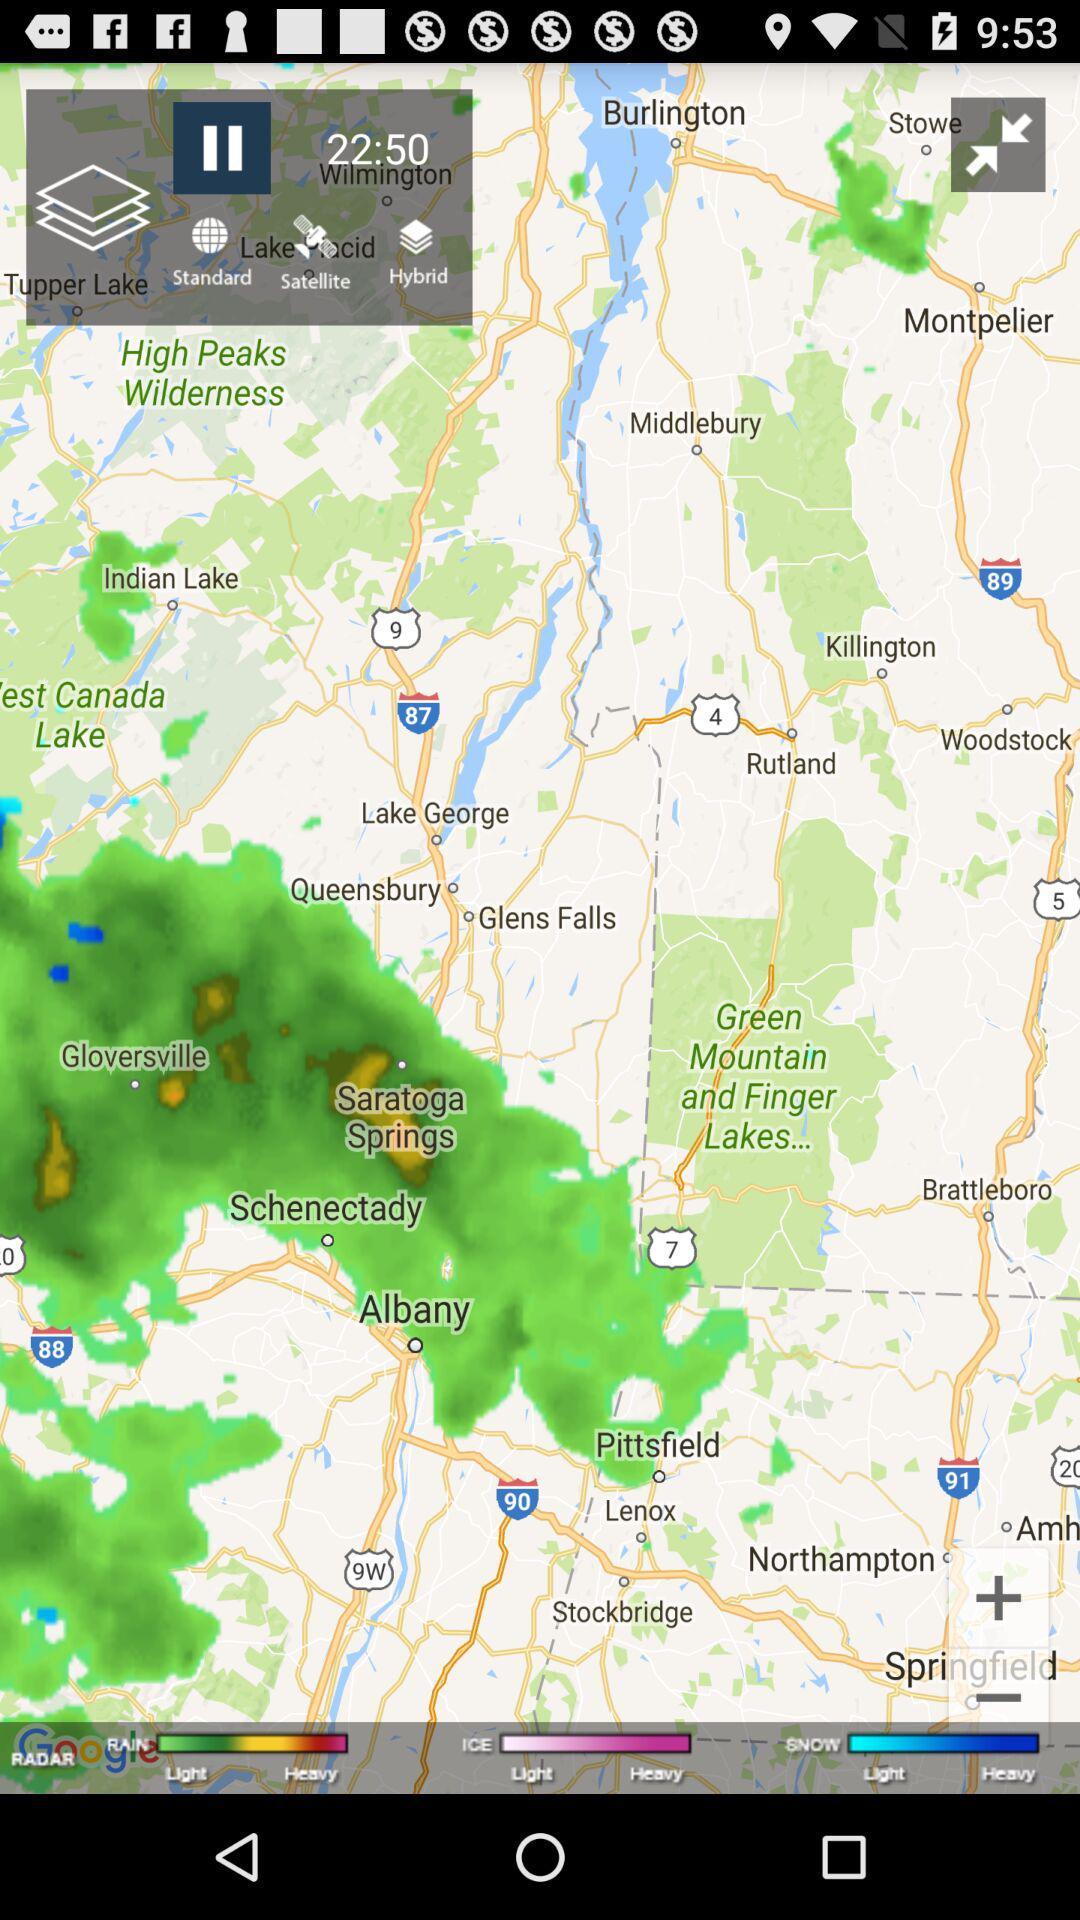 The width and height of the screenshot is (1080, 1920). What do you see at coordinates (221, 157) in the screenshot?
I see `the pause icon` at bounding box center [221, 157].